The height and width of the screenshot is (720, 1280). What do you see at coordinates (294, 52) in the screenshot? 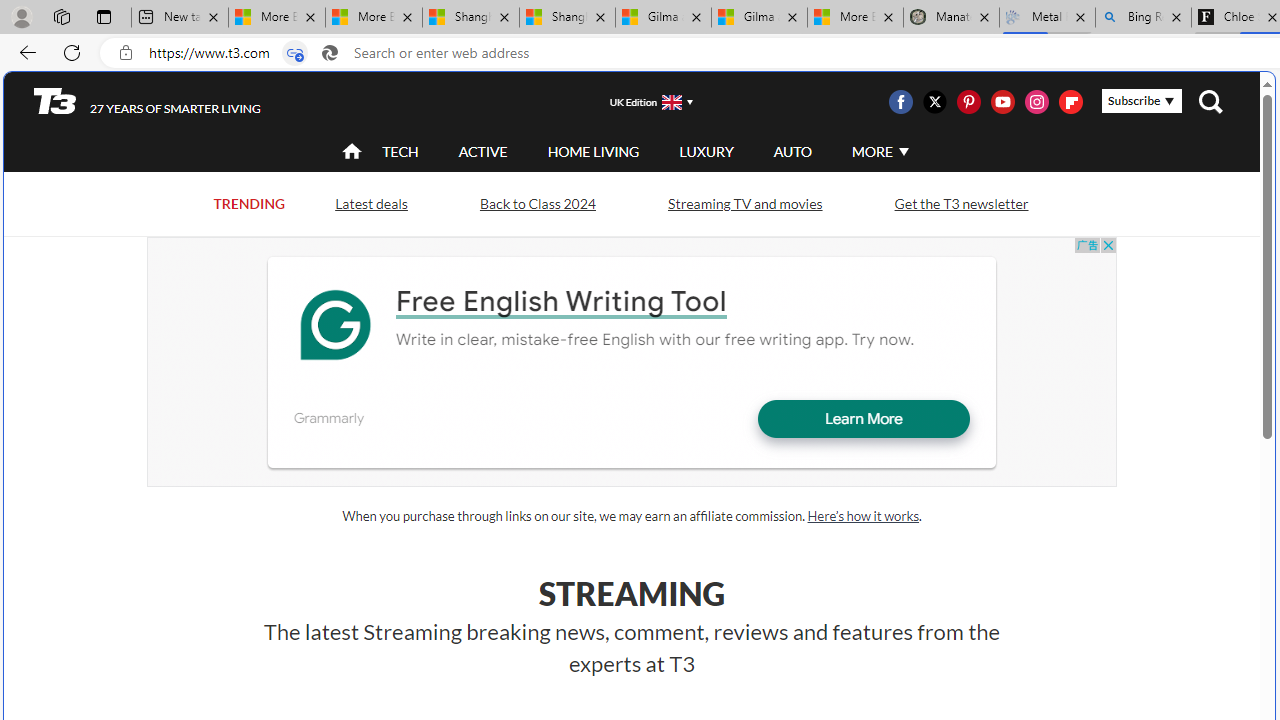
I see `'Tabs in split screen'` at bounding box center [294, 52].